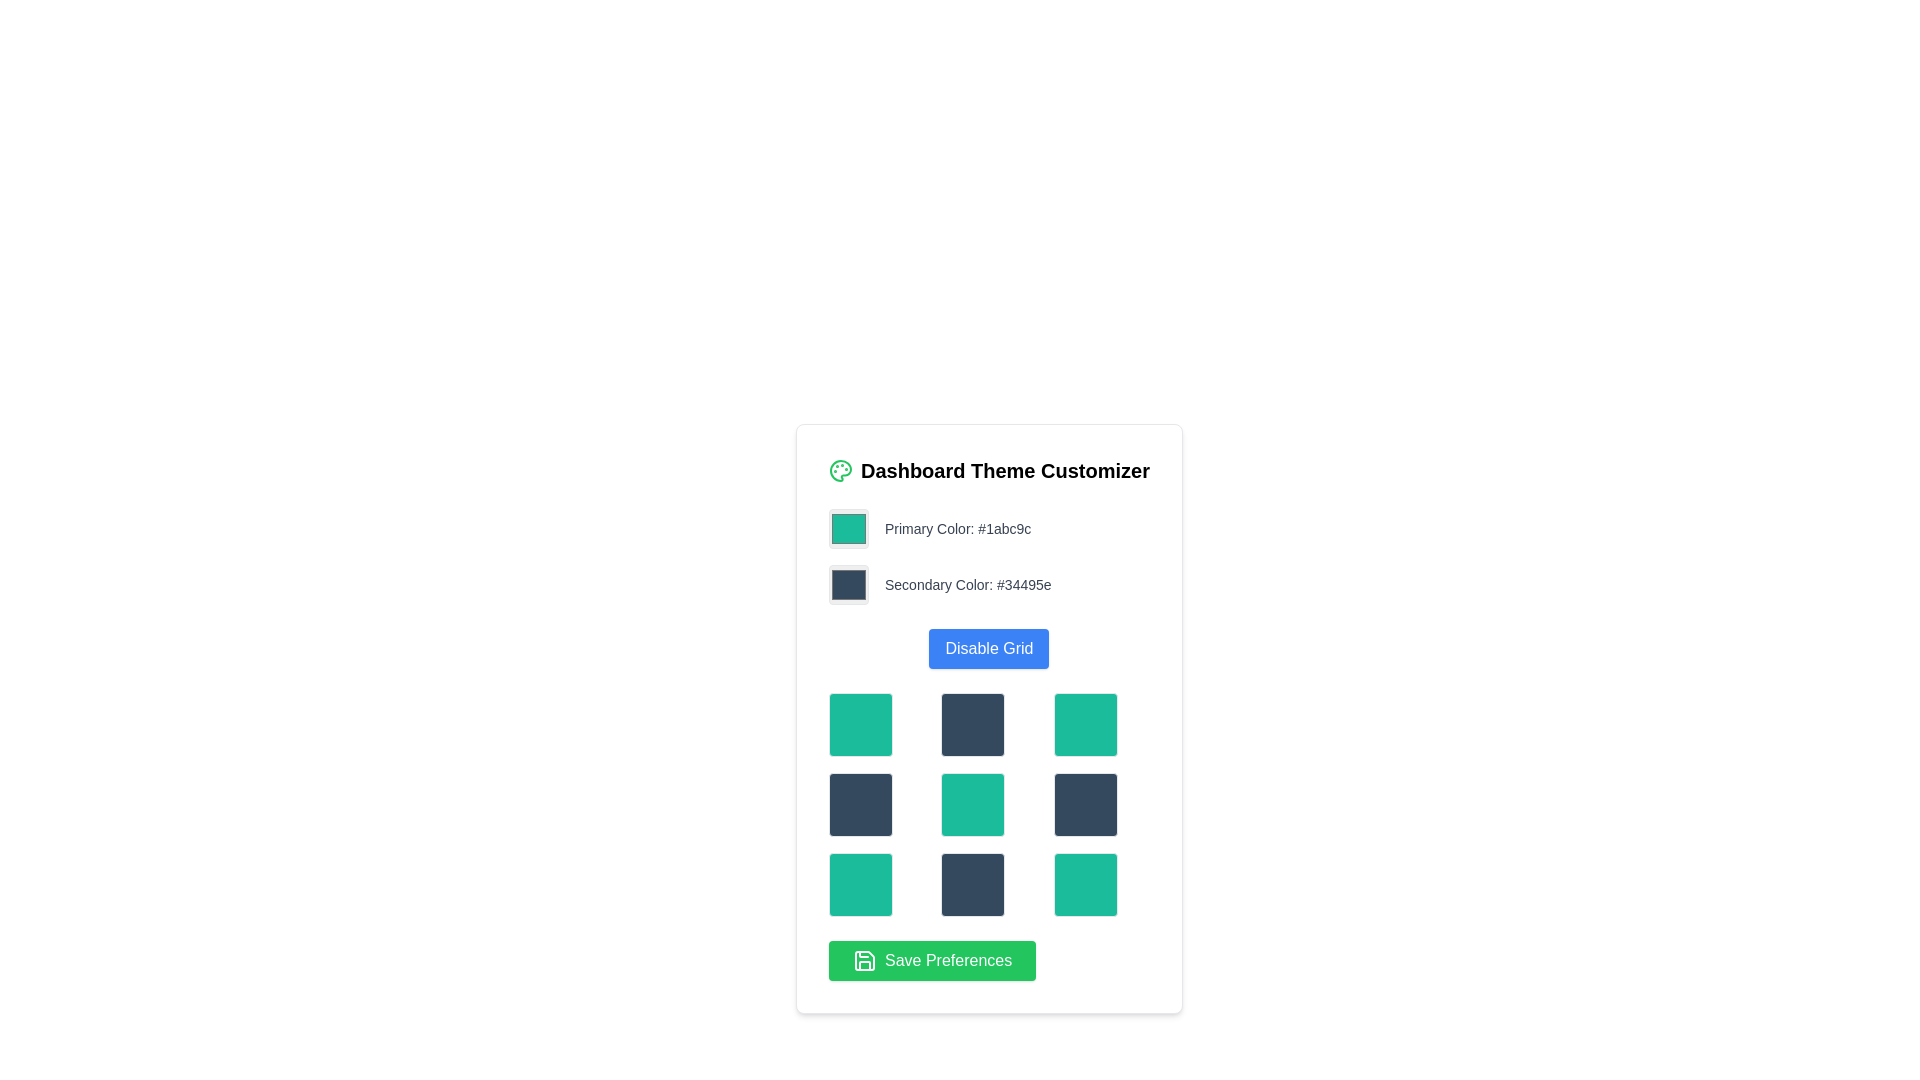  What do you see at coordinates (1084, 883) in the screenshot?
I see `the teal selectable color tile located in the bottom-right corner of the 3x3 grid layout` at bounding box center [1084, 883].